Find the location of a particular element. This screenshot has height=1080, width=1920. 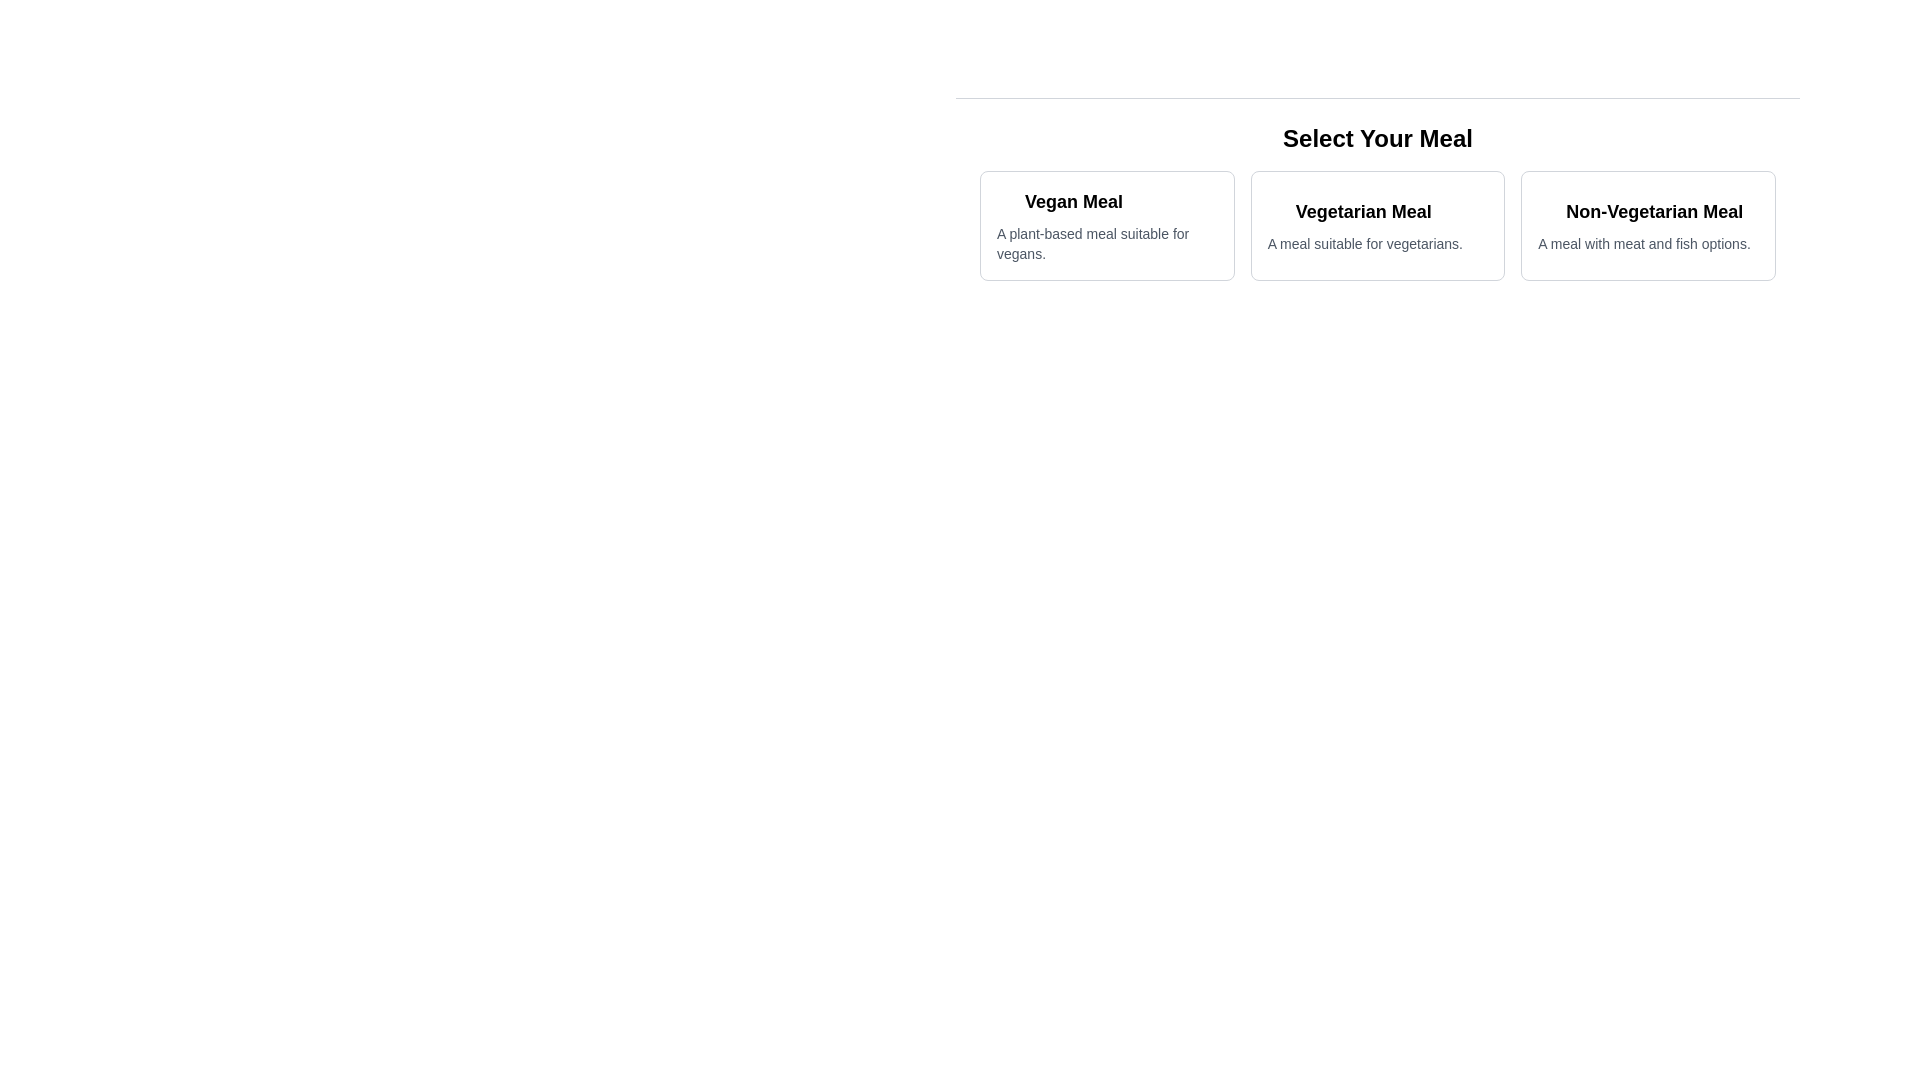

bold text label 'Non-Vegetarian Meal' located within the selection card, positioned at the rightmost end under the header 'Select Your Meal' is located at coordinates (1654, 212).